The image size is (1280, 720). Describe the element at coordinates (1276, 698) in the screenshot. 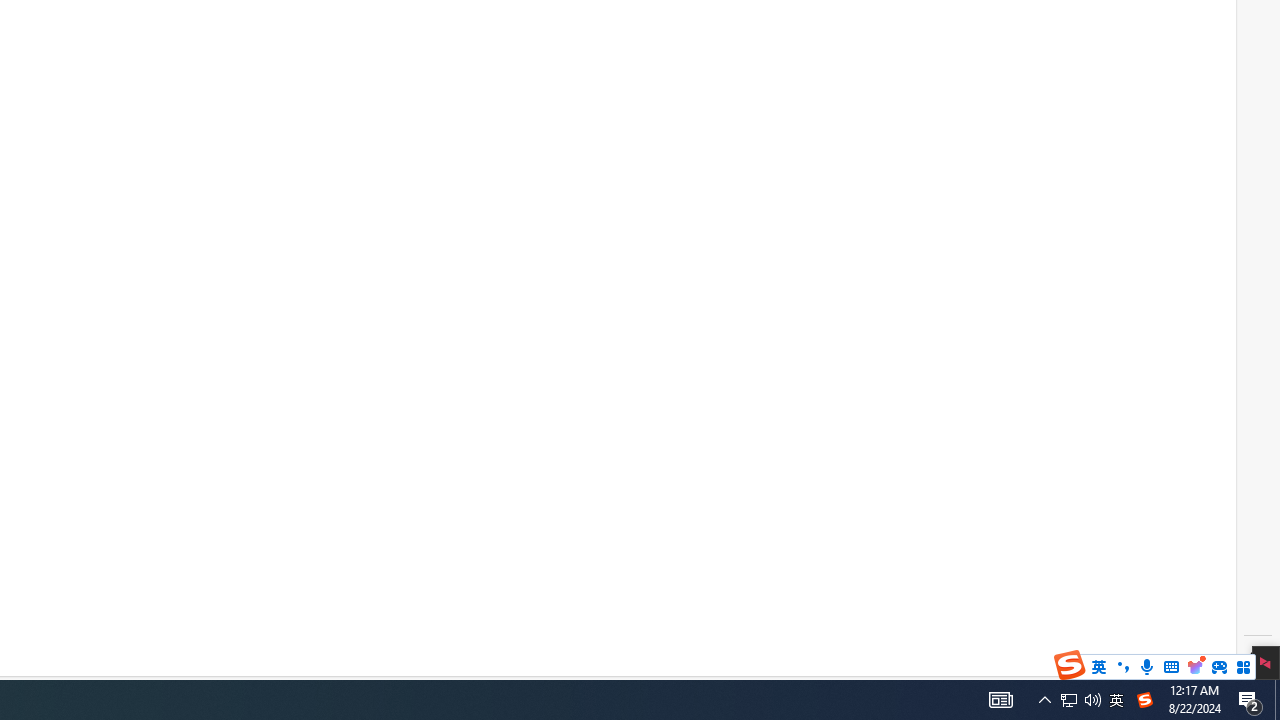

I see `'Show desktop'` at that location.